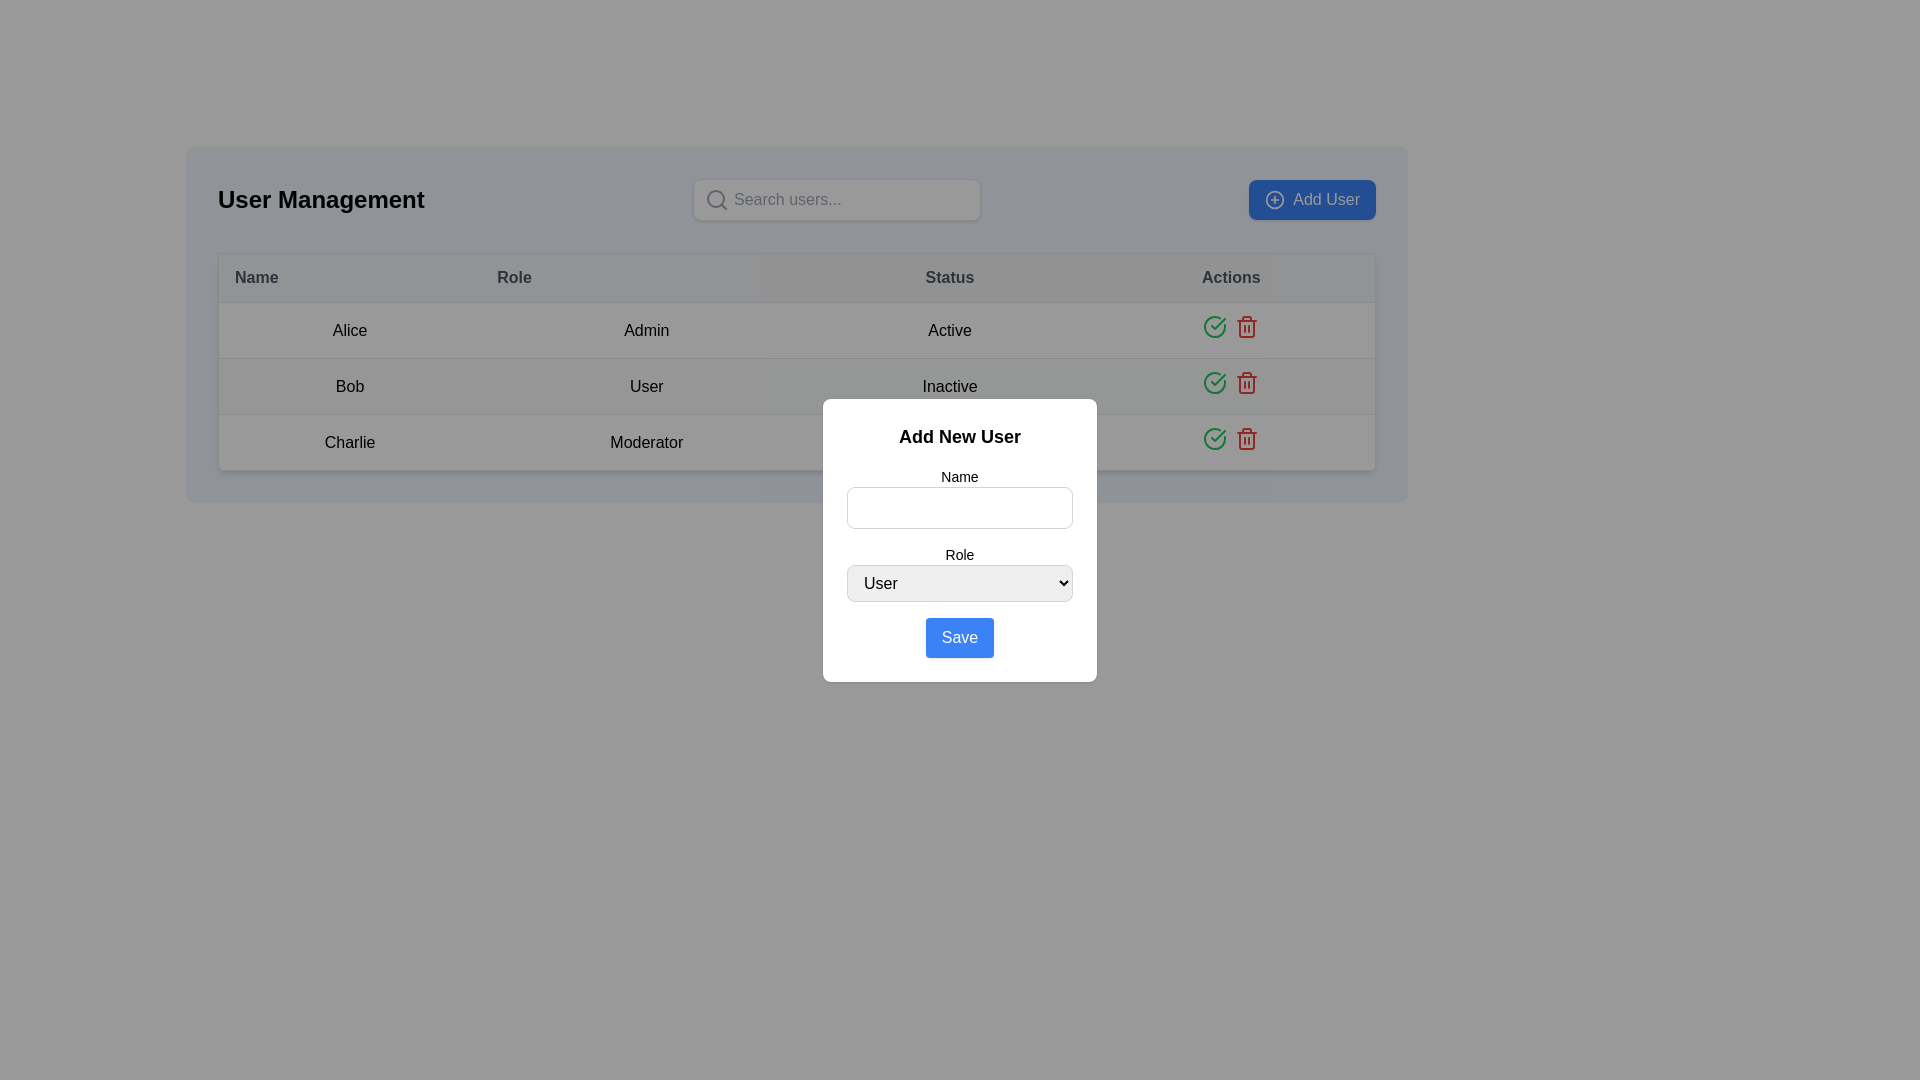 Image resolution: width=1920 pixels, height=1080 pixels. Describe the element at coordinates (949, 329) in the screenshot. I see `the Text Label displaying 'Active' in the third cell of the first row of the table under the 'Status' column` at that location.